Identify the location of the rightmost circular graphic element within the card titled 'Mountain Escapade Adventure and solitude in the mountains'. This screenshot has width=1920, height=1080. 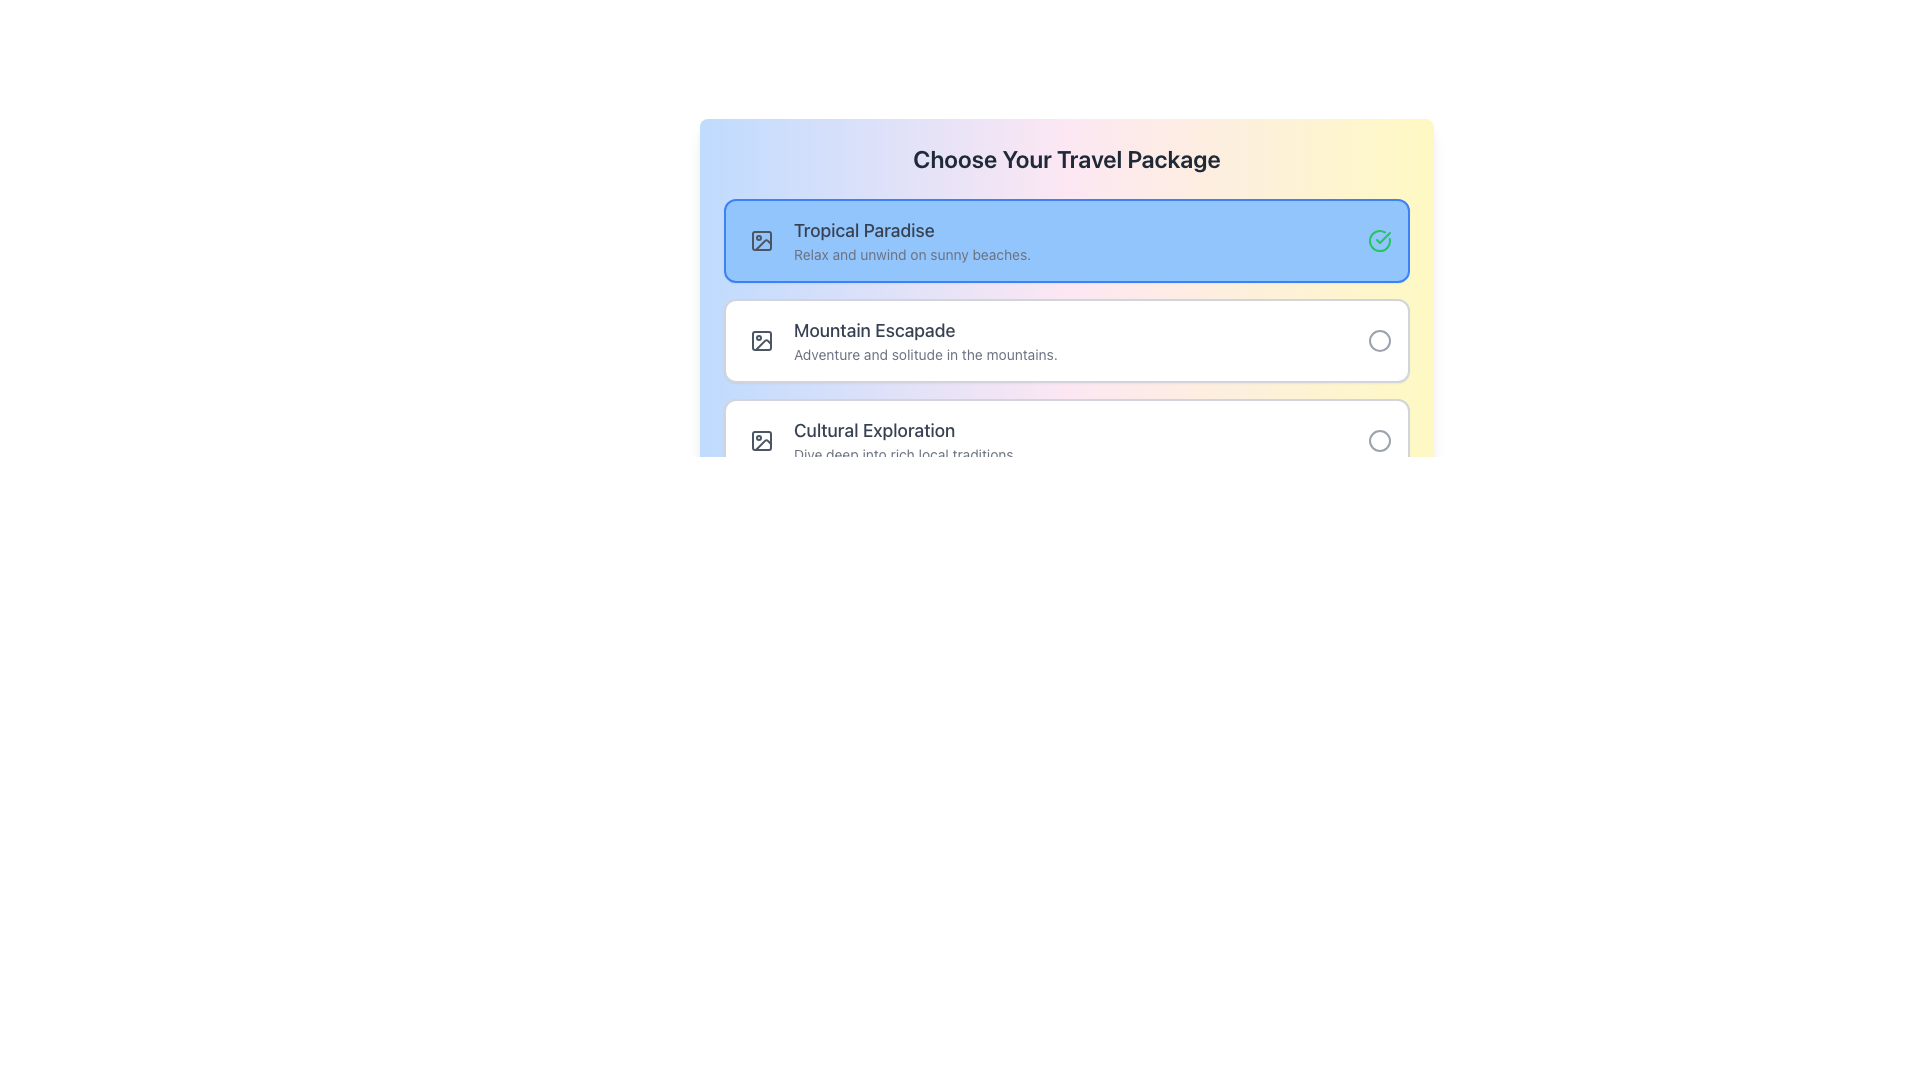
(1379, 339).